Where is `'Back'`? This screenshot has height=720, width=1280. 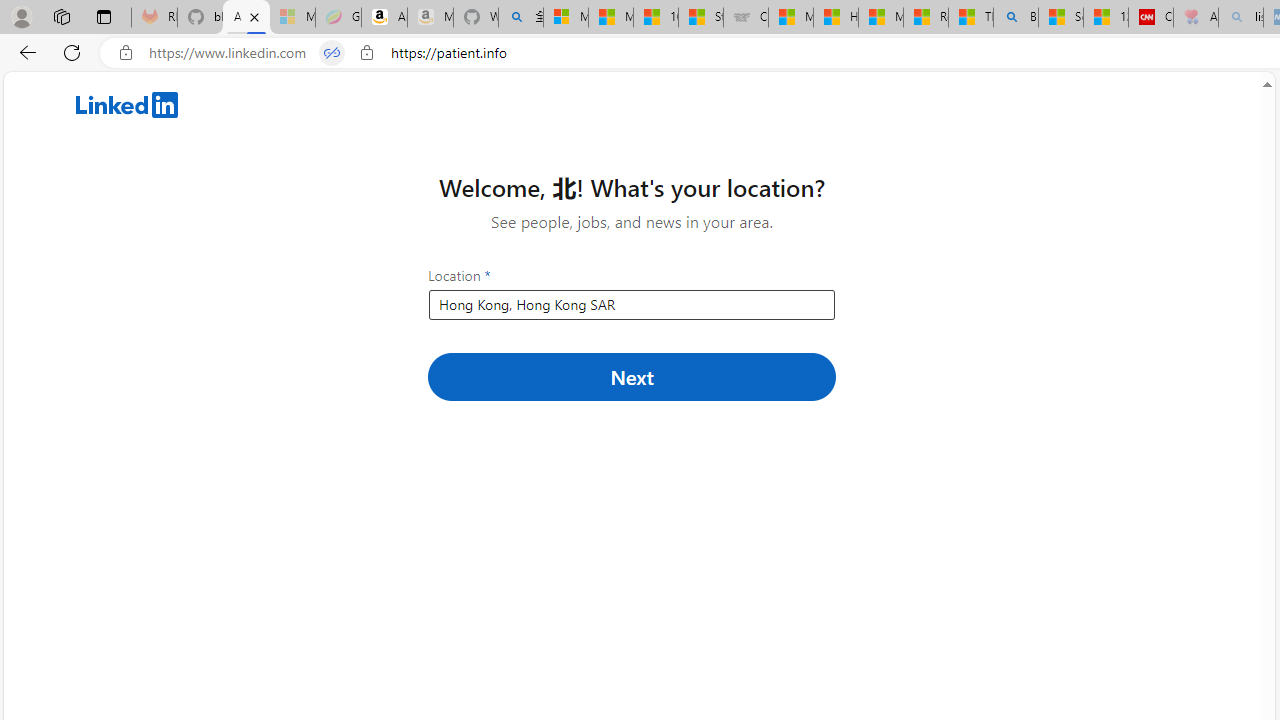 'Back' is located at coordinates (24, 51).